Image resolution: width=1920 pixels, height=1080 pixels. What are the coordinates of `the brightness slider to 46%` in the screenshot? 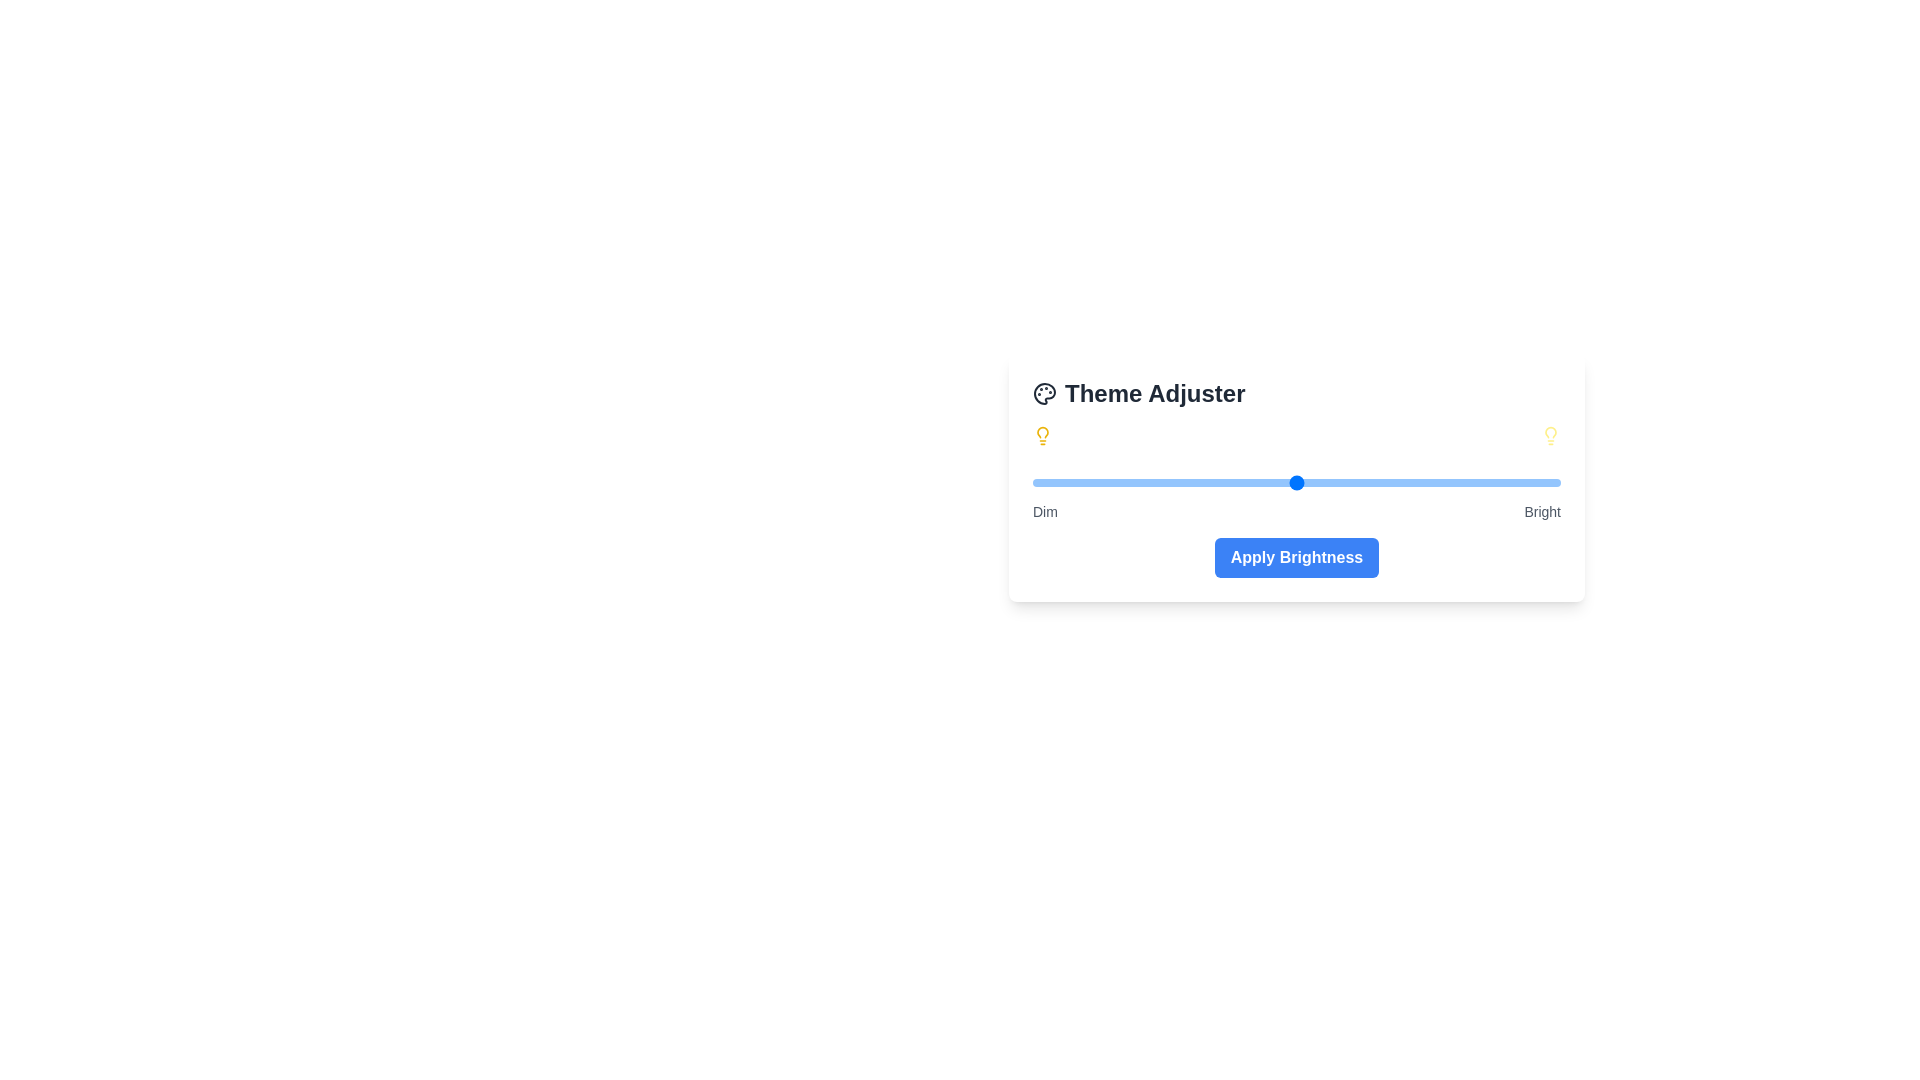 It's located at (1274, 482).